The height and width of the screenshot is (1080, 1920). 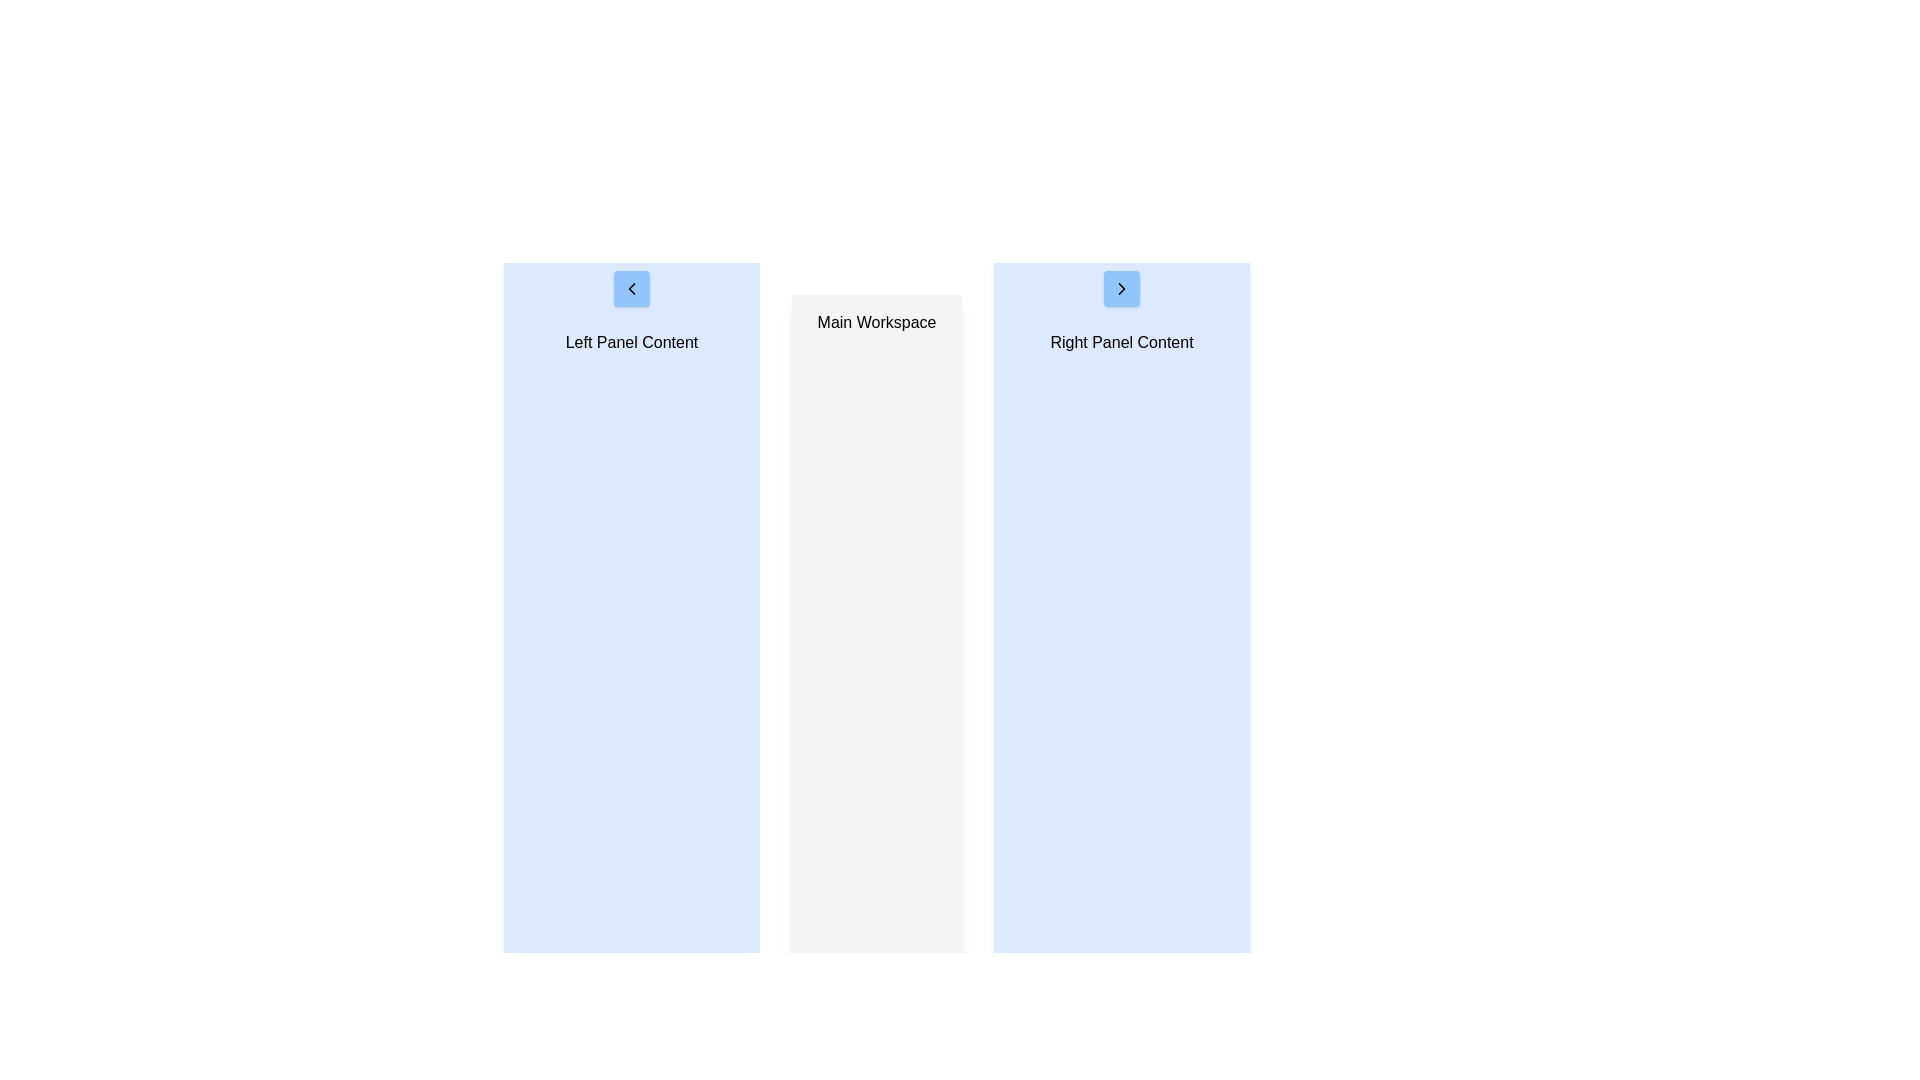 I want to click on the static text label stating 'Right Panel Content', which is centered within a light blue rectangular panel below a chevron-shaped button, so click(x=1122, y=342).